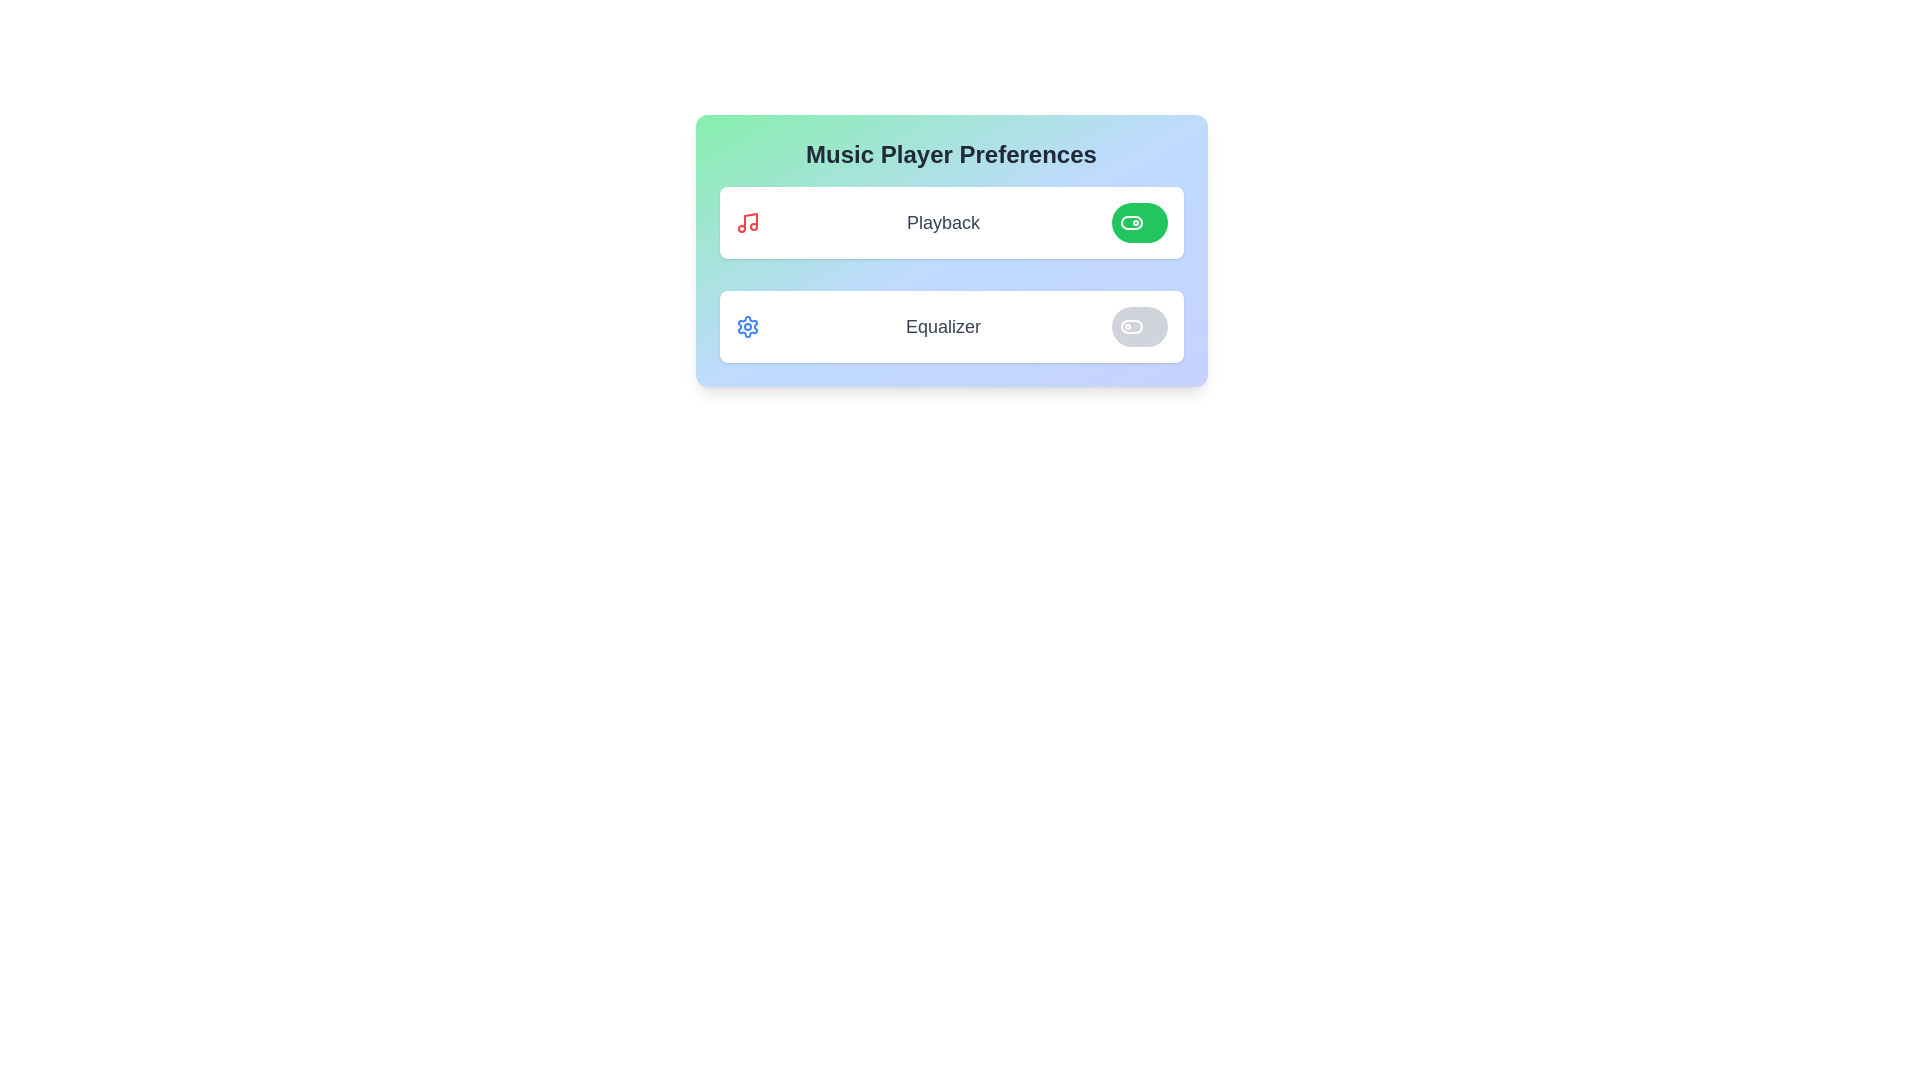 The image size is (1920, 1080). Describe the element at coordinates (1131, 326) in the screenshot. I see `the toggle switch for the 'Equalizer' setting in the 'Music Player Preferences' panel` at that location.